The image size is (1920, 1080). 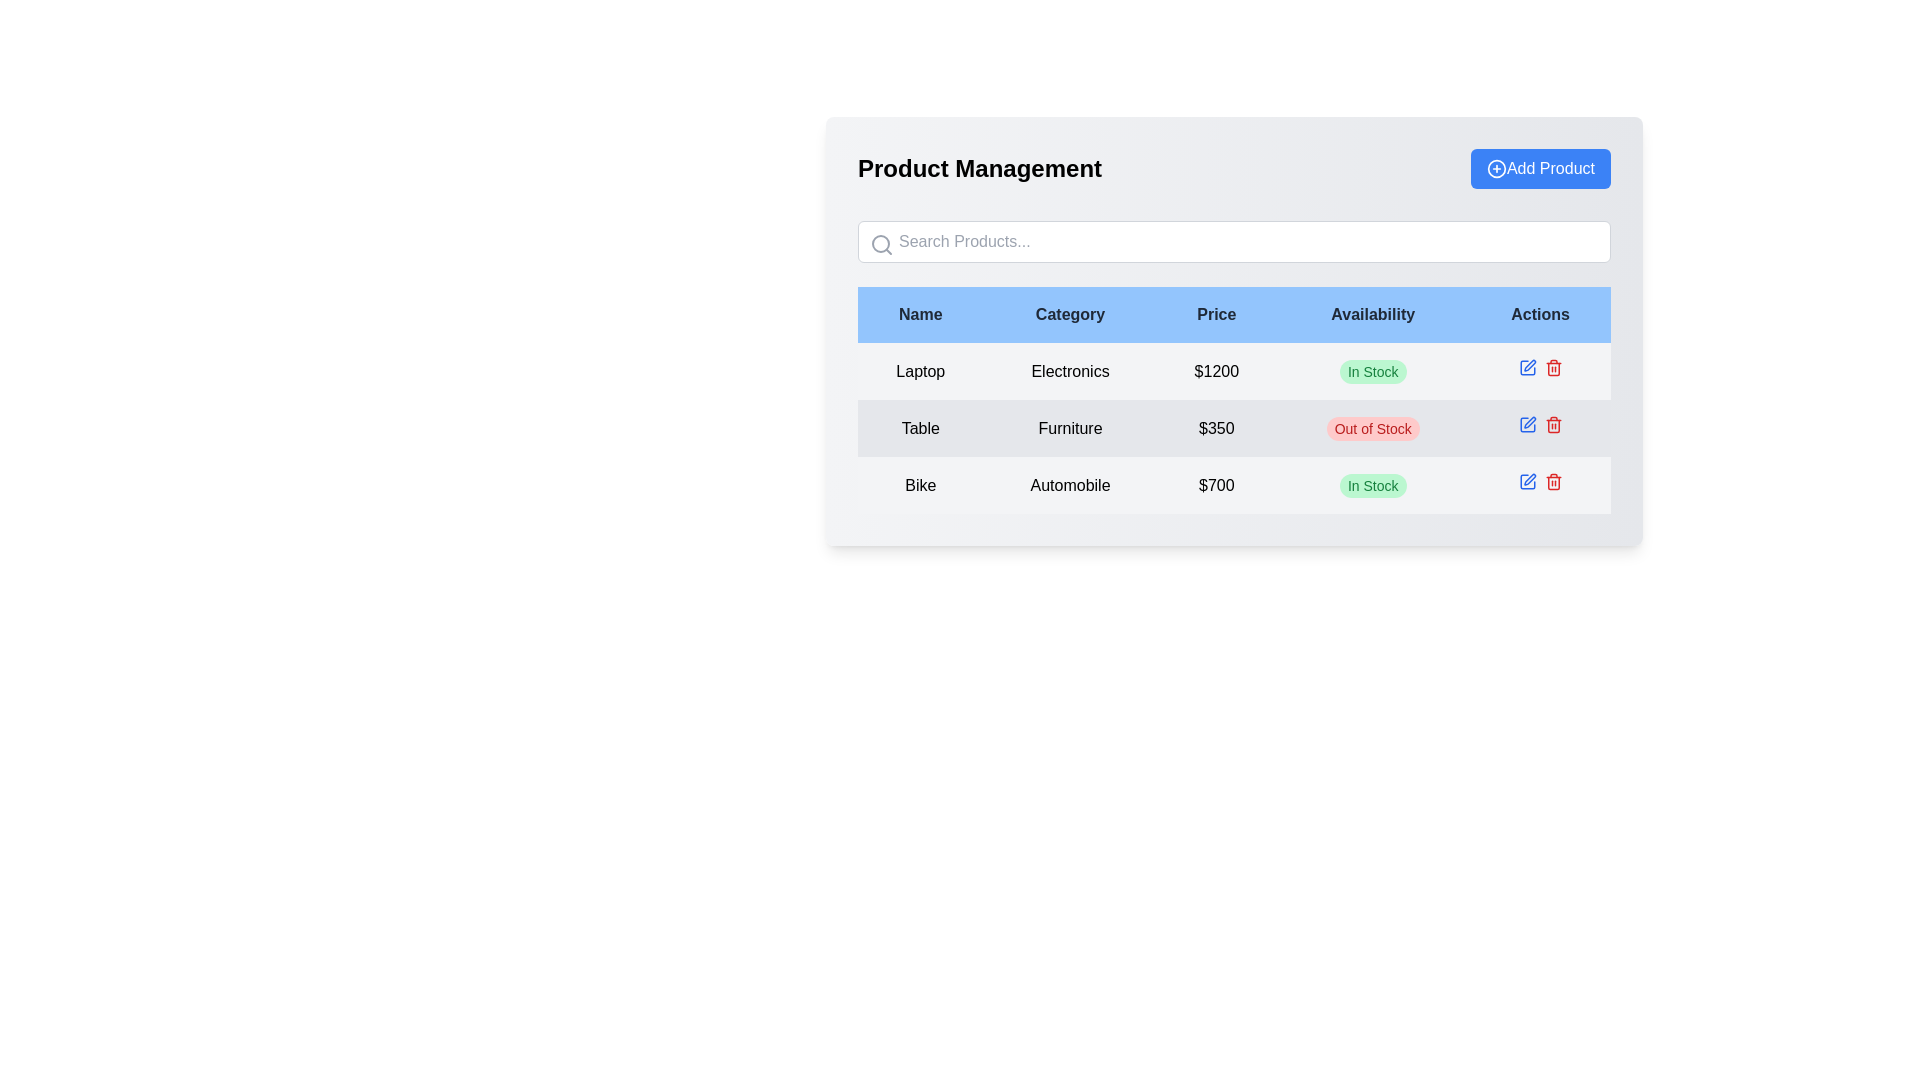 What do you see at coordinates (1528, 421) in the screenshot?
I see `the edit icon in the Actions column of the product table for the second product` at bounding box center [1528, 421].